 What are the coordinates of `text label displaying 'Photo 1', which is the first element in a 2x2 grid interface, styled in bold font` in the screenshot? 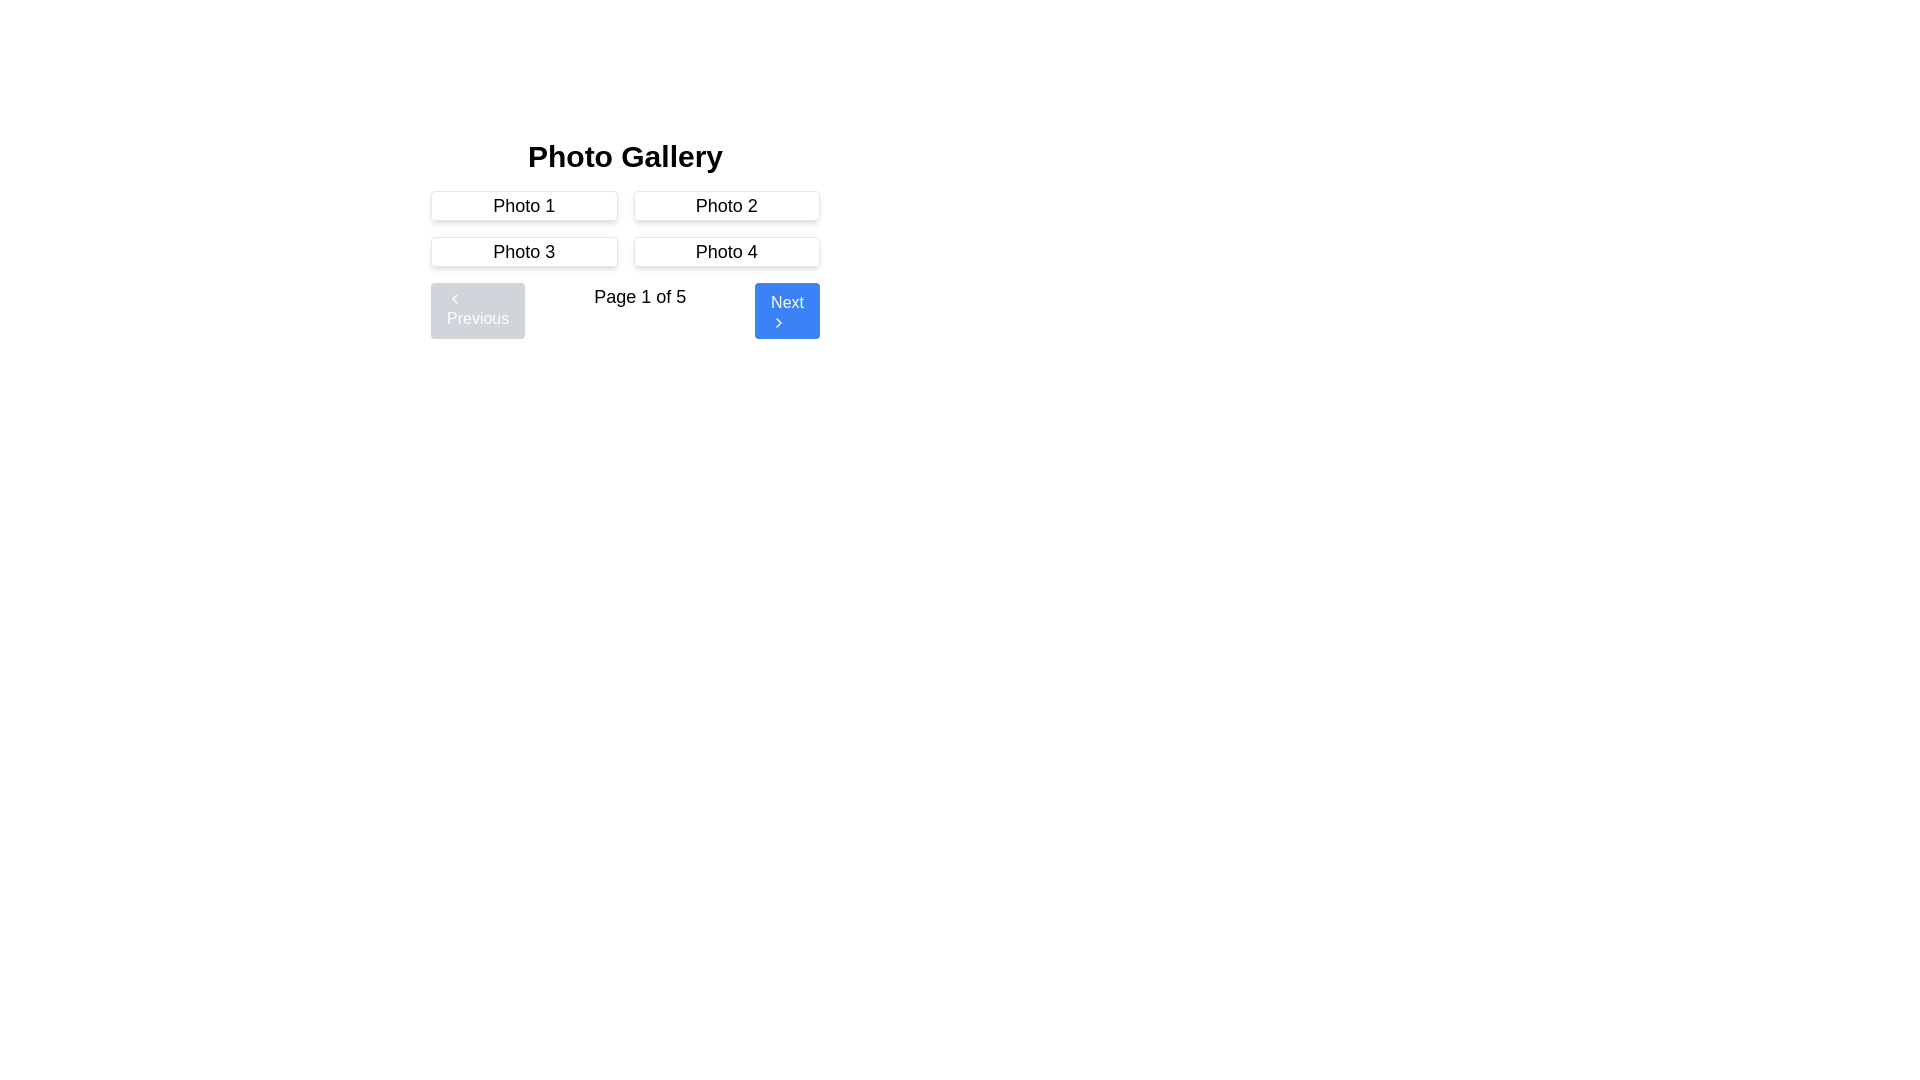 It's located at (524, 205).